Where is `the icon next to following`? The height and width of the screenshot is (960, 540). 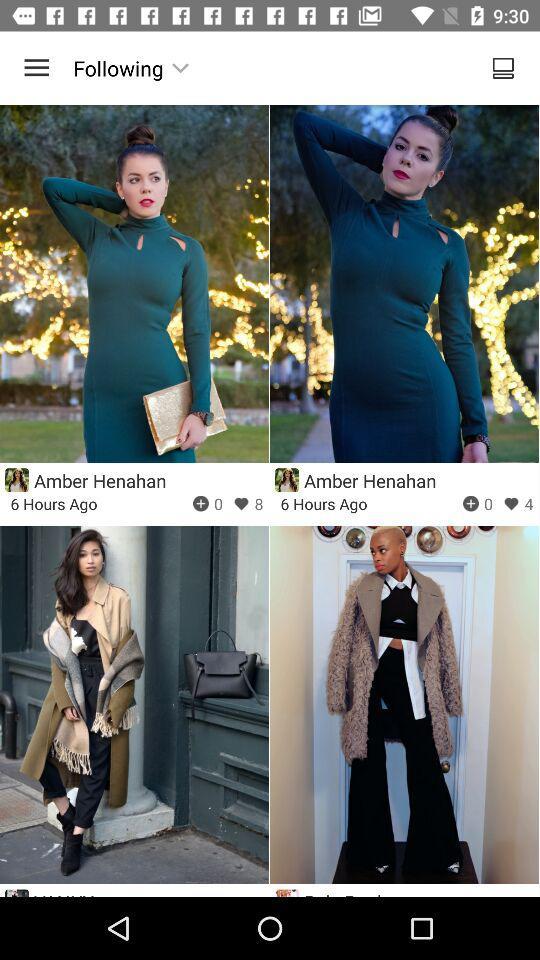 the icon next to following is located at coordinates (36, 68).